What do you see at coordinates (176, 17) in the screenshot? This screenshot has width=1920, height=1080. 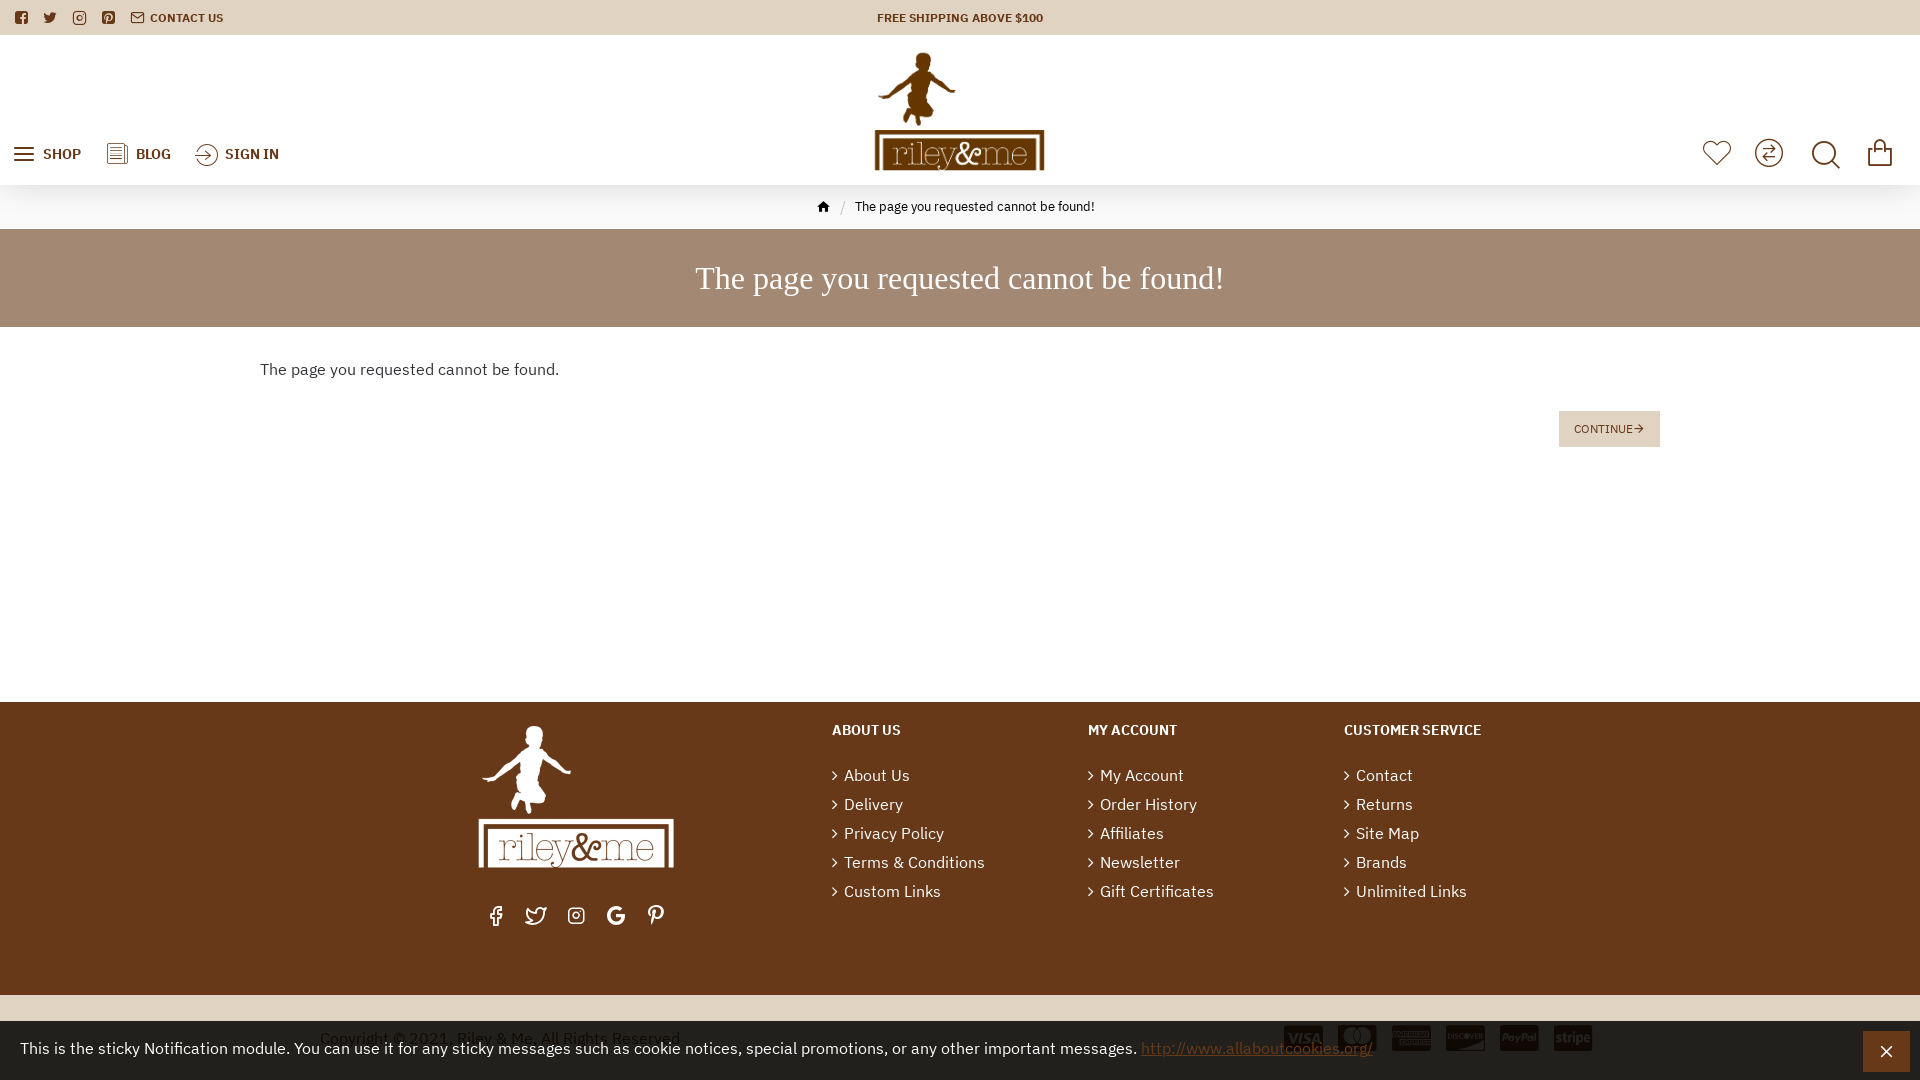 I see `'CONTACT US'` at bounding box center [176, 17].